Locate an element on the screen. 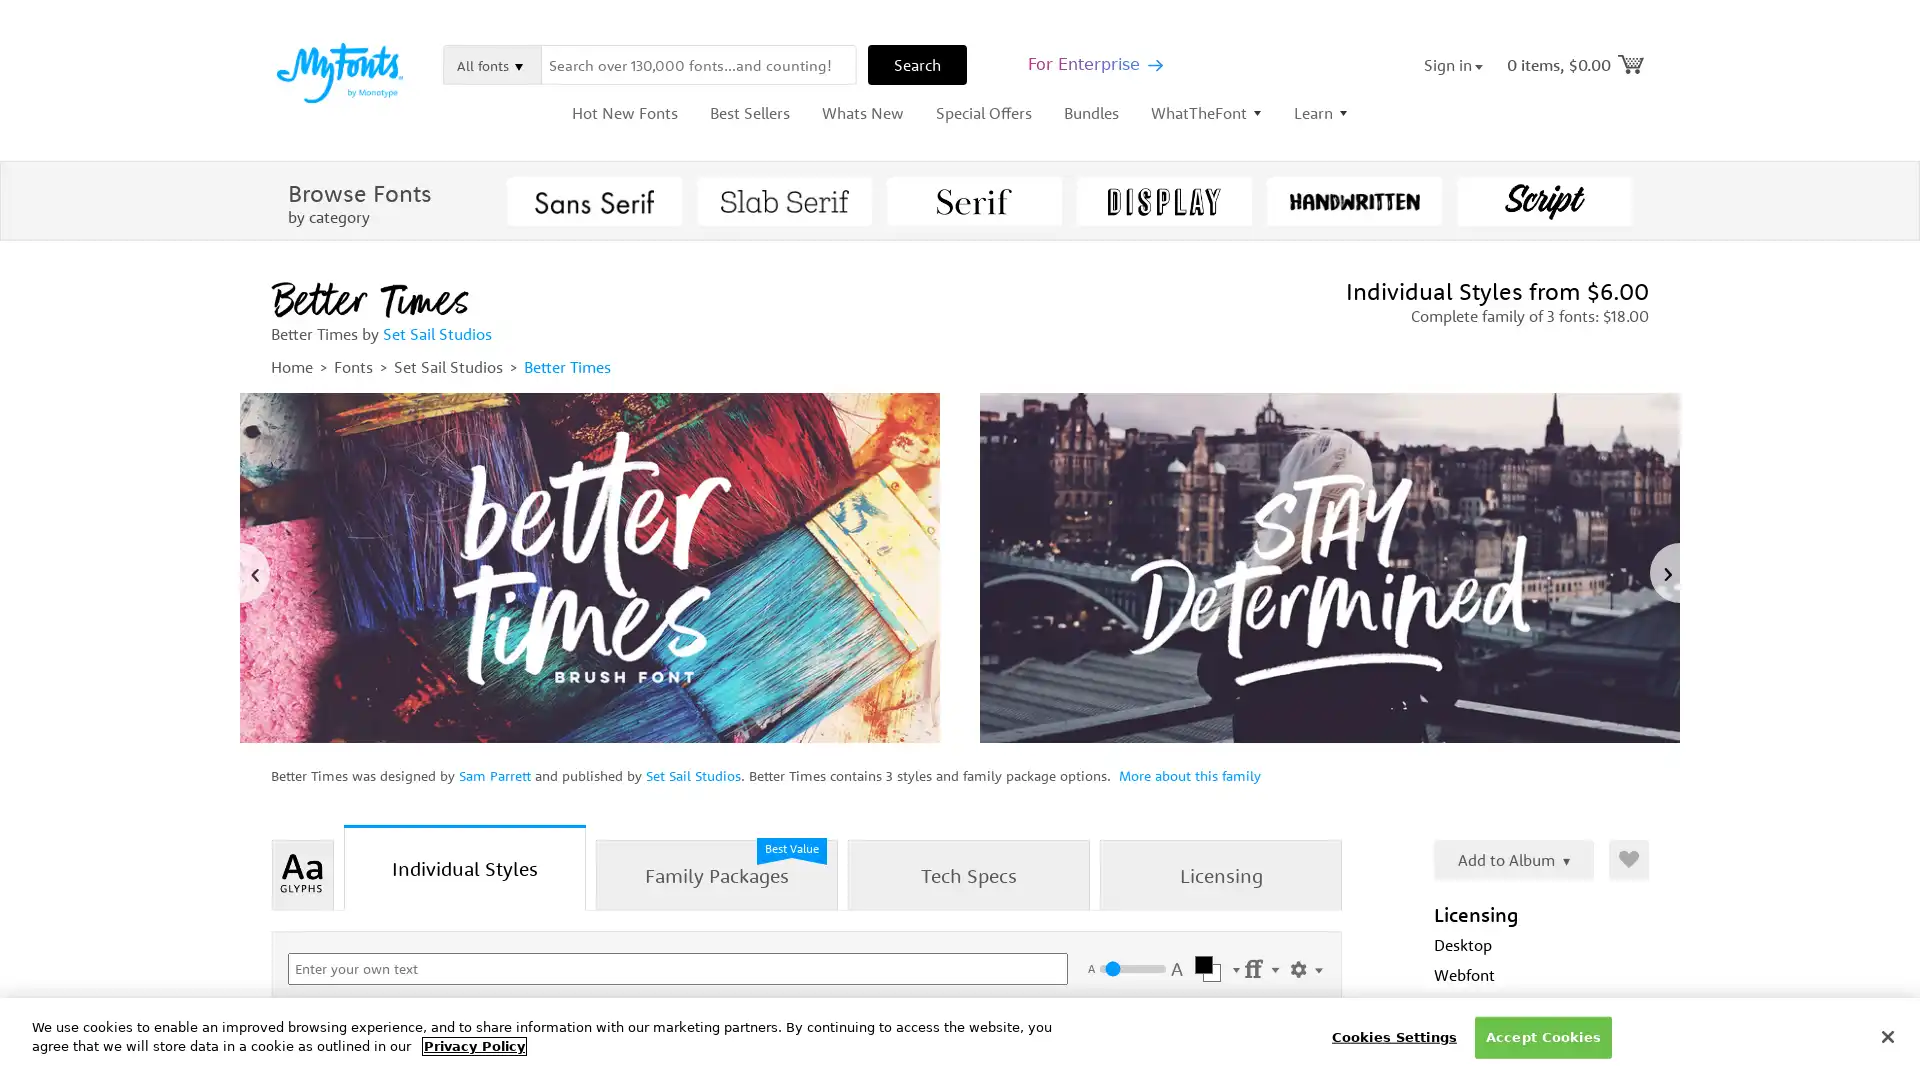 Image resolution: width=1920 pixels, height=1080 pixels. Search is located at coordinates (916, 64).